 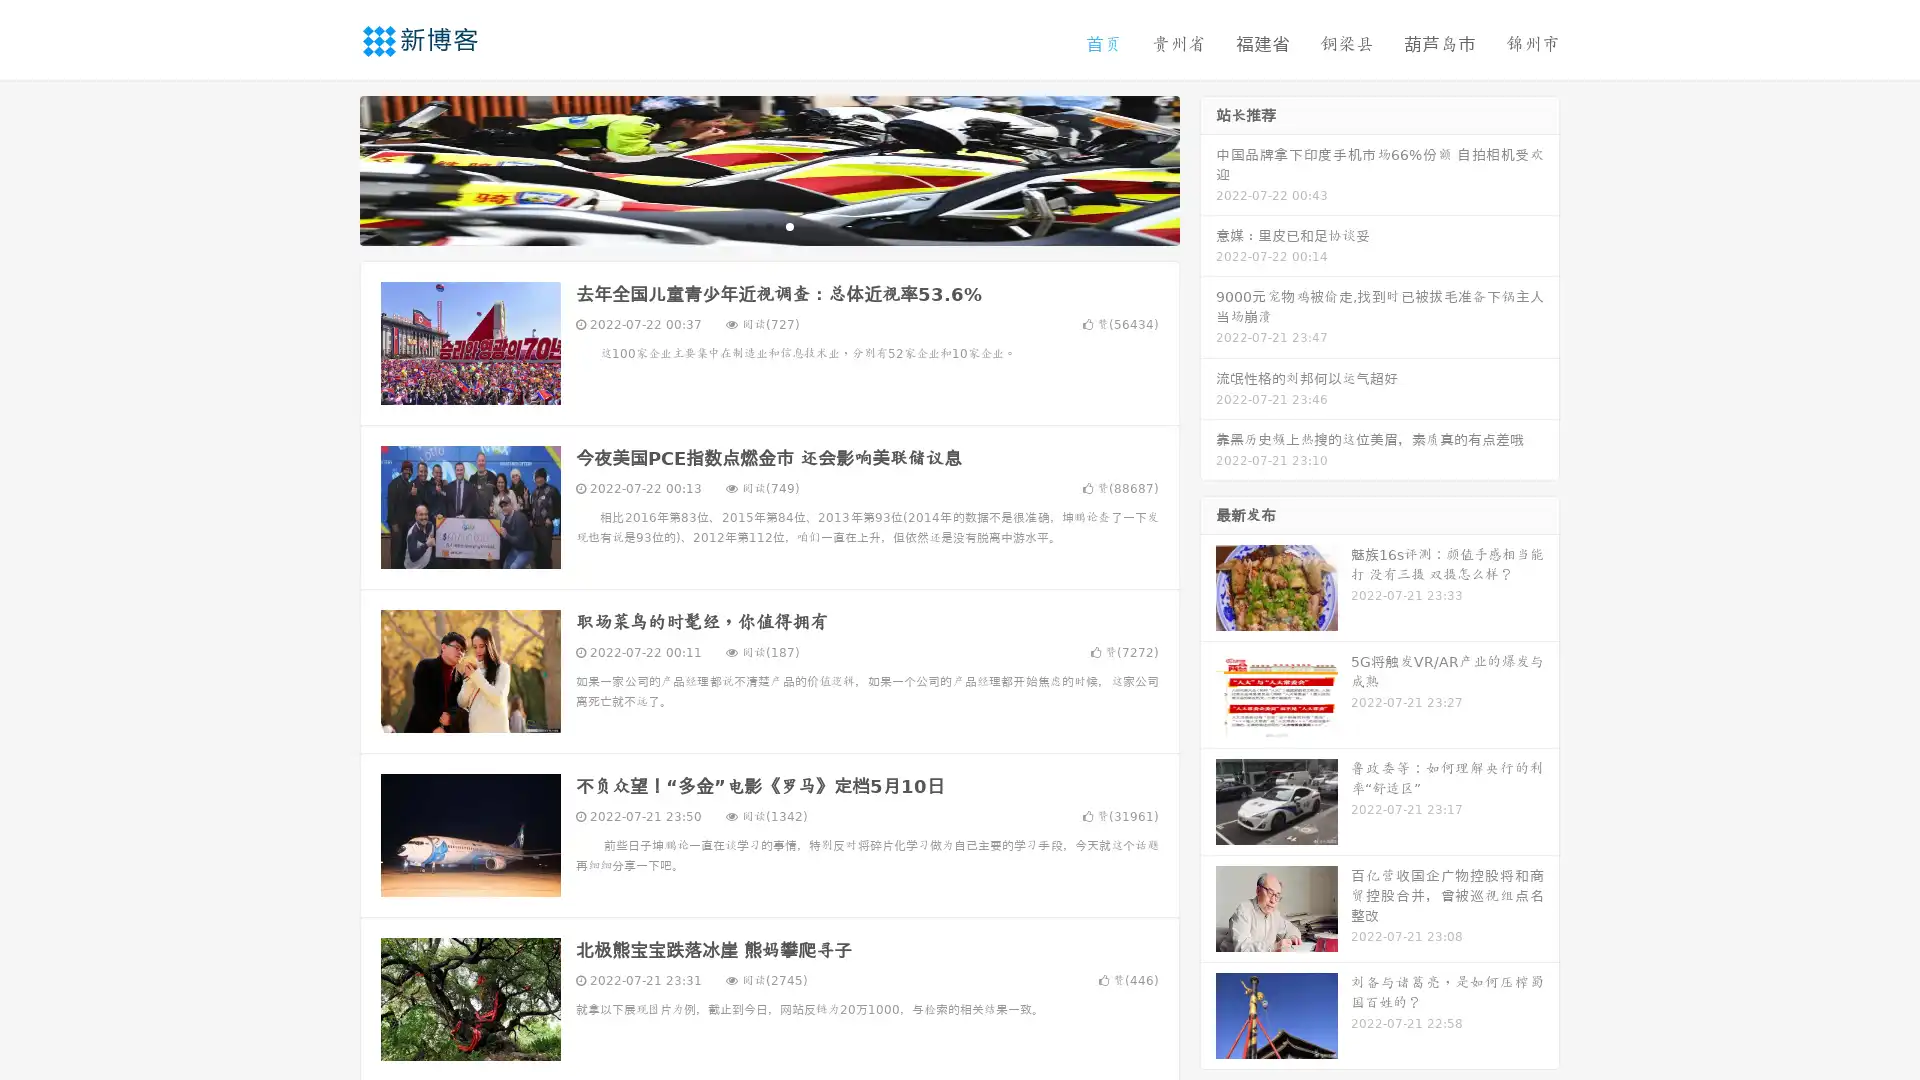 I want to click on Previous slide, so click(x=330, y=168).